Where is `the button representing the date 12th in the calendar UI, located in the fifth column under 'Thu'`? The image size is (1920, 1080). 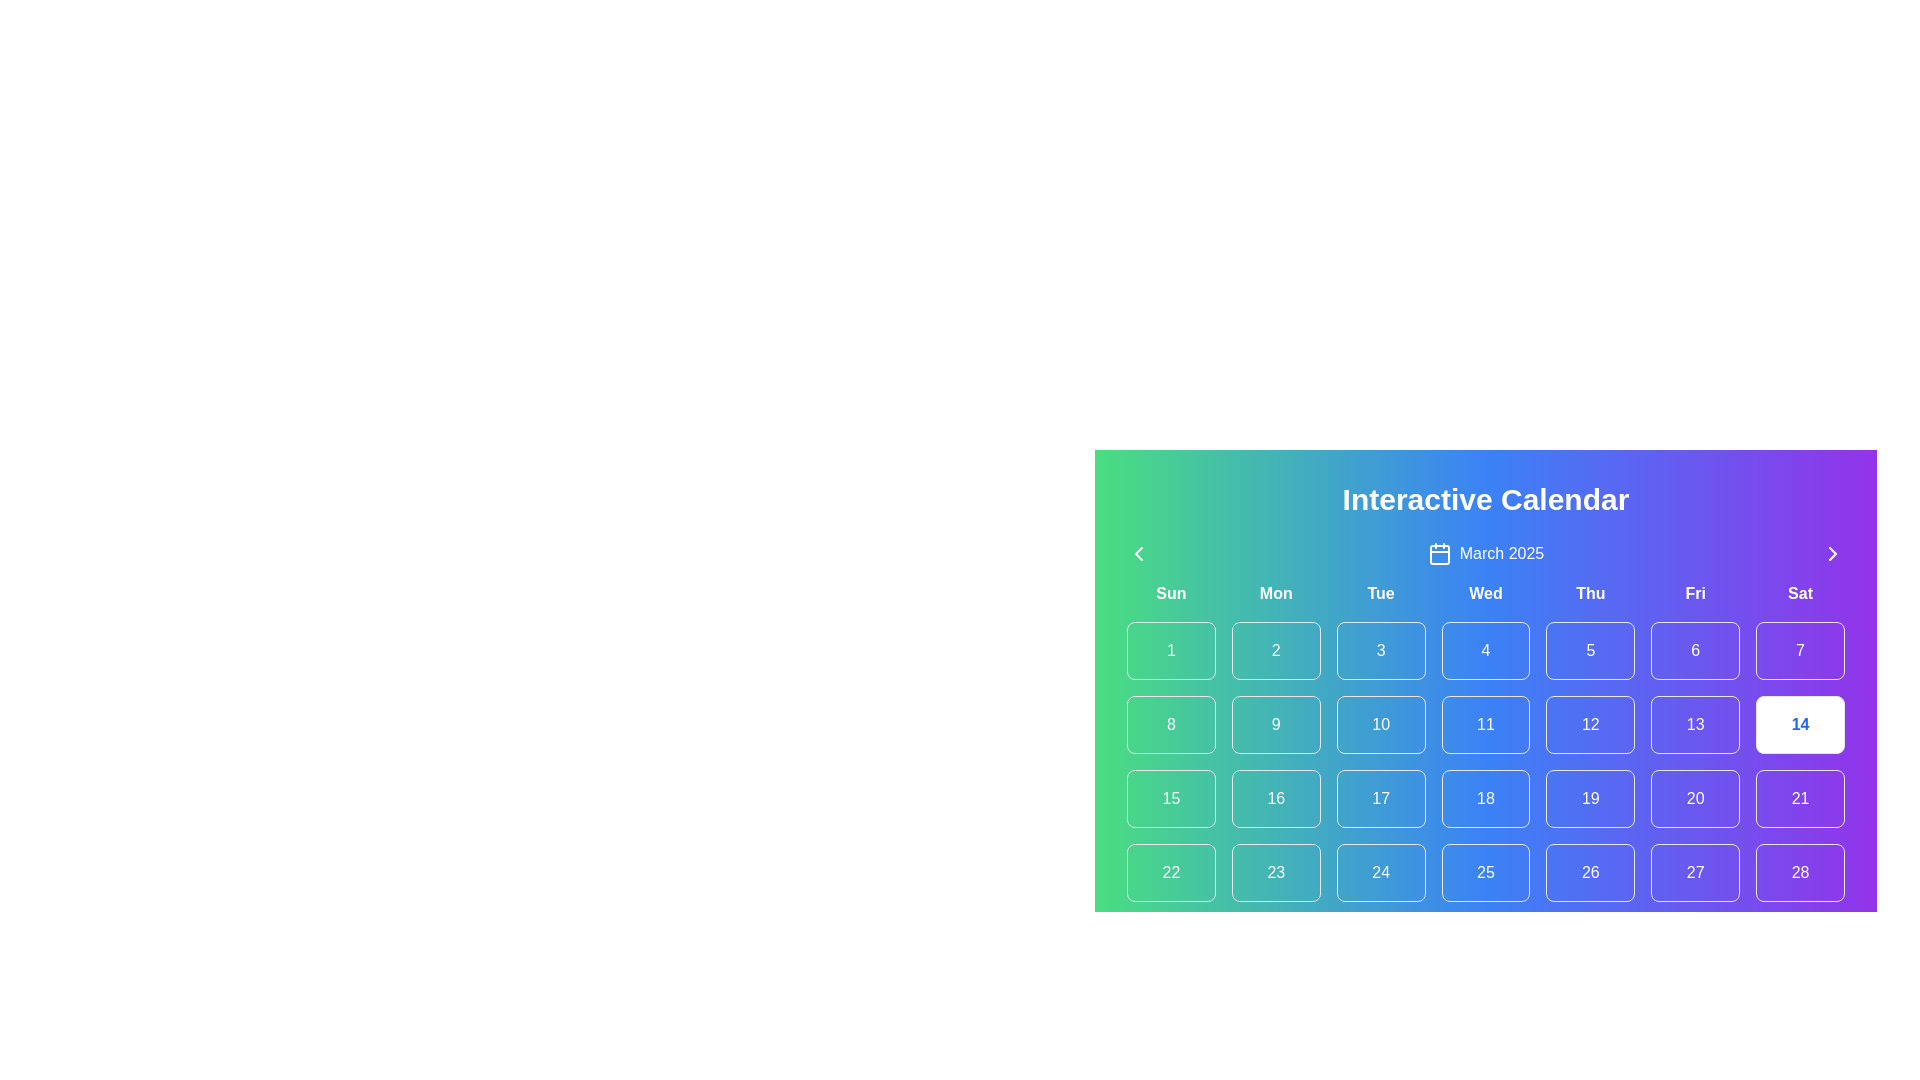 the button representing the date 12th in the calendar UI, located in the fifth column under 'Thu' is located at coordinates (1589, 725).